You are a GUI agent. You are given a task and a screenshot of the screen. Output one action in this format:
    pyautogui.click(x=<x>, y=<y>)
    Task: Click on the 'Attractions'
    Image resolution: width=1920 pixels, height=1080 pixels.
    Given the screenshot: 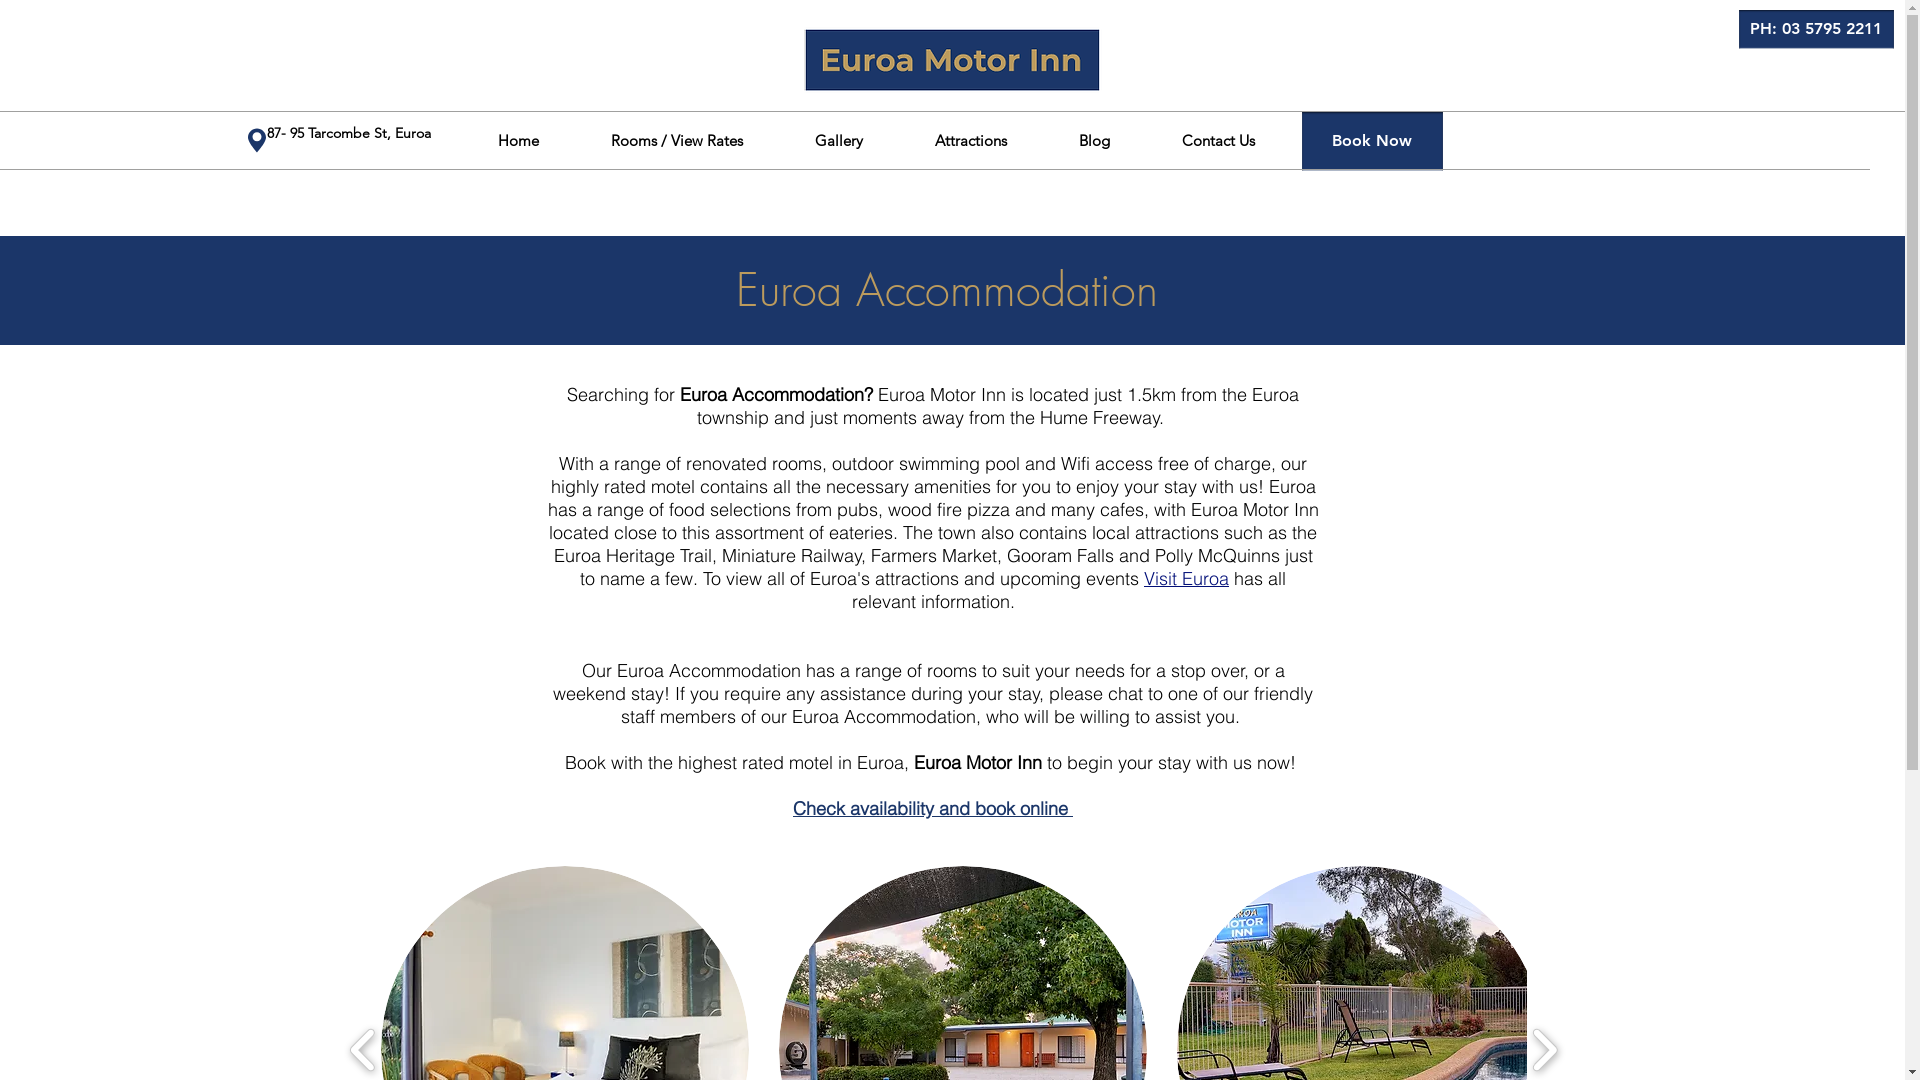 What is the action you would take?
    pyautogui.click(x=969, y=139)
    